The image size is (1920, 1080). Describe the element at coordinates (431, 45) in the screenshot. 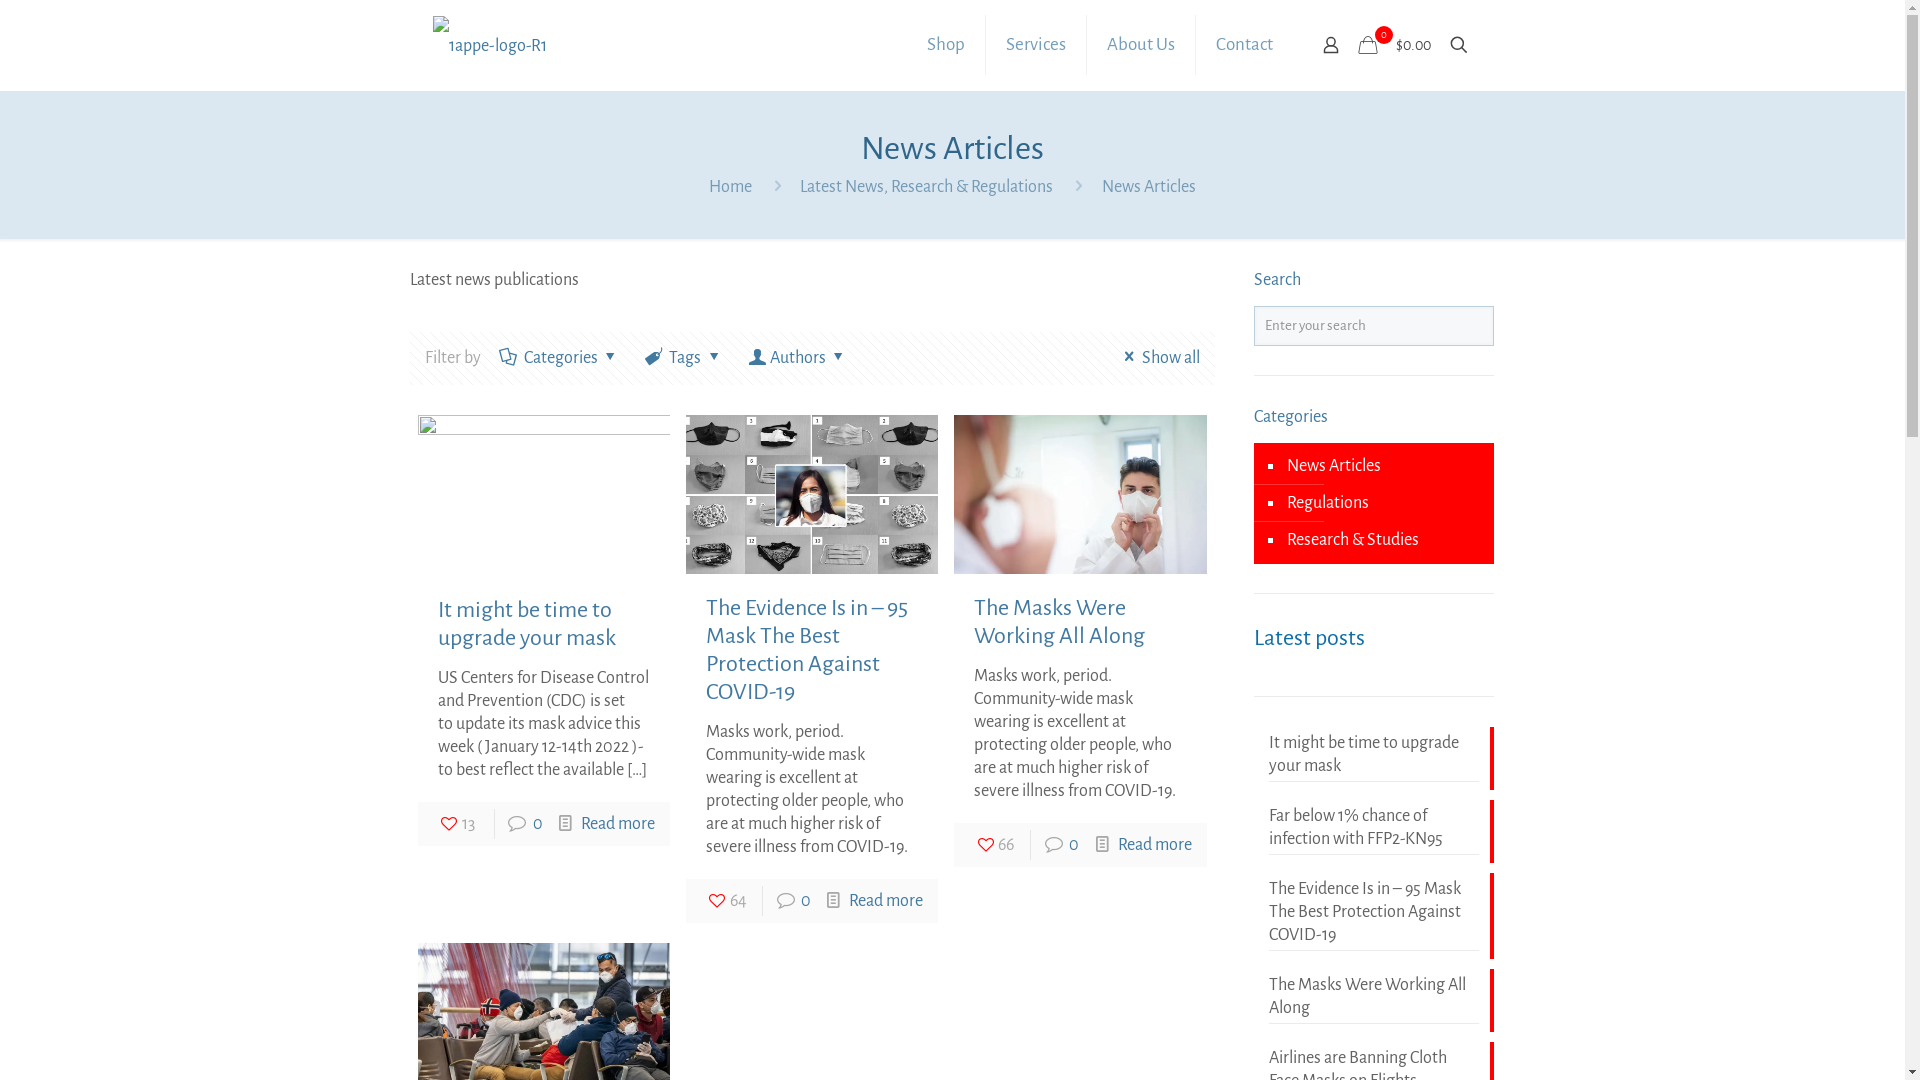

I see `'1st America PPE - Certified USA Protection'` at that location.